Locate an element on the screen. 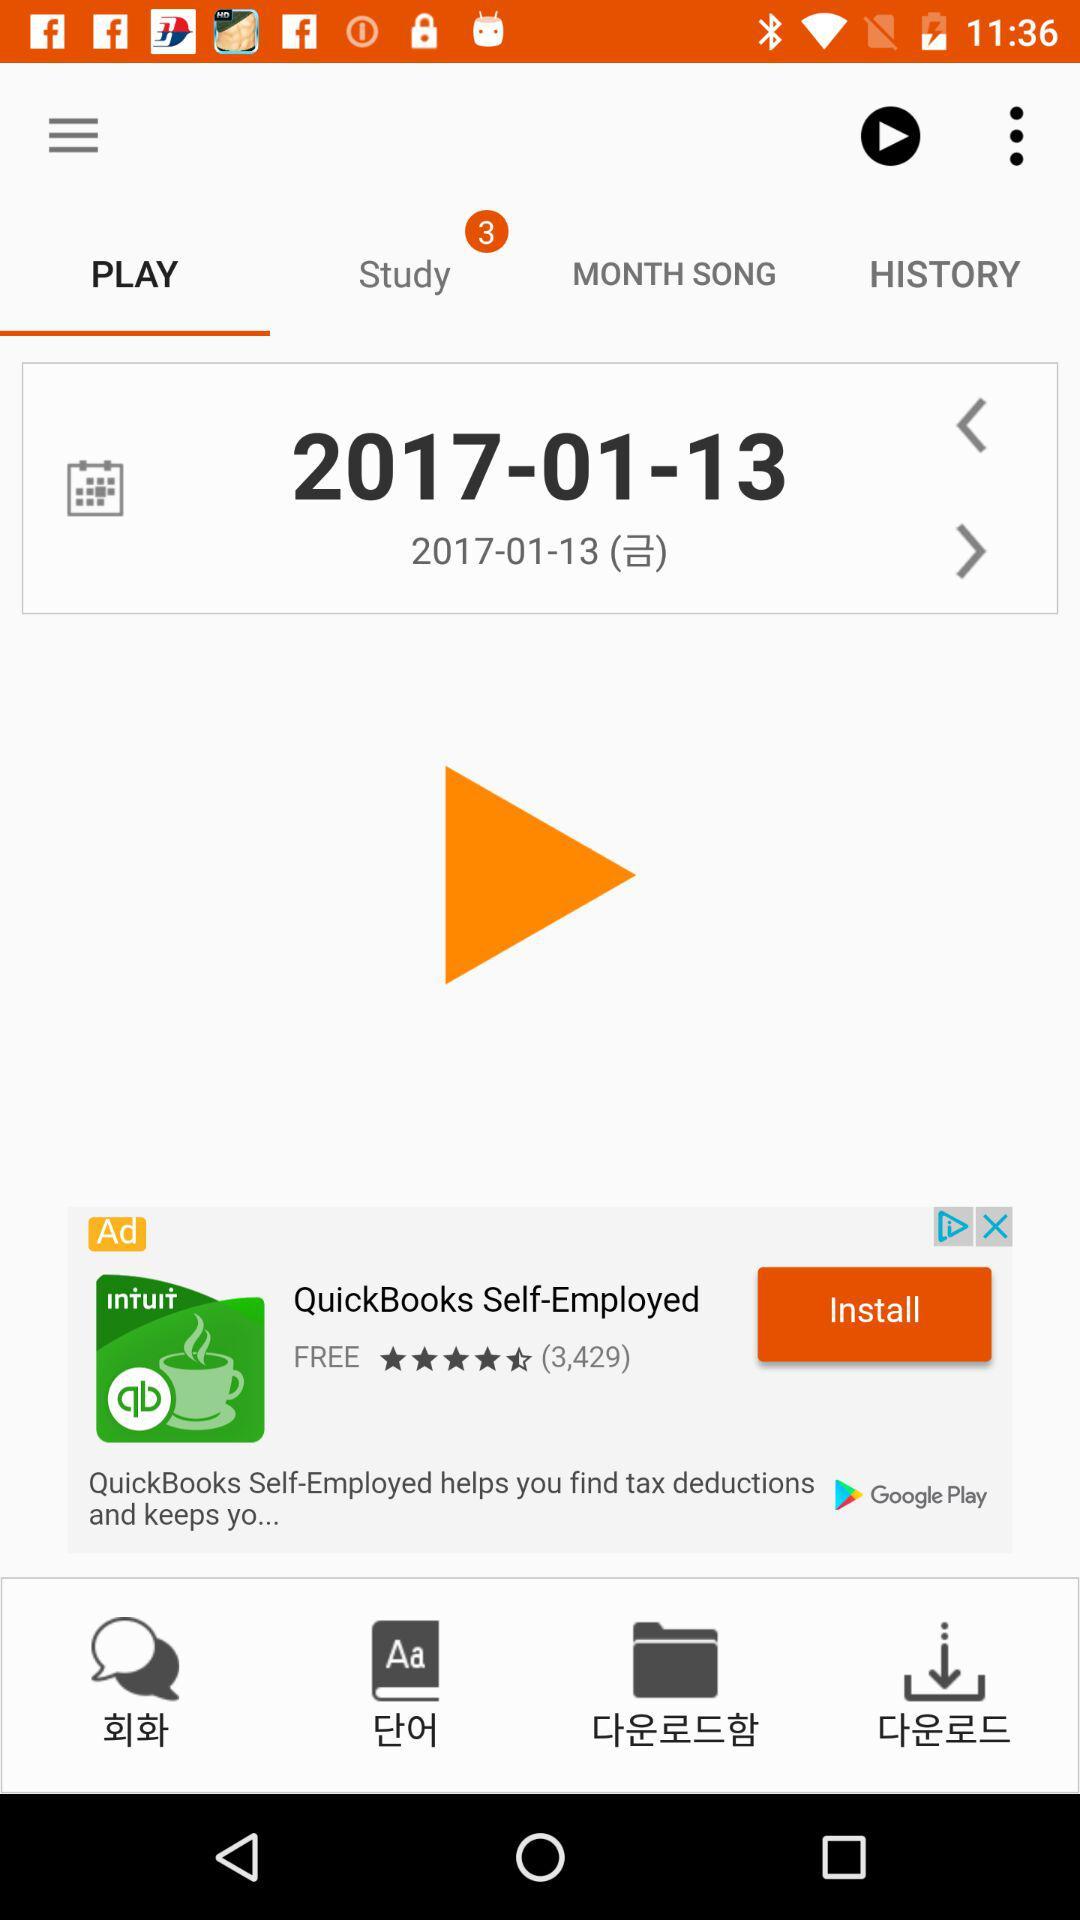  next day is located at coordinates (970, 551).